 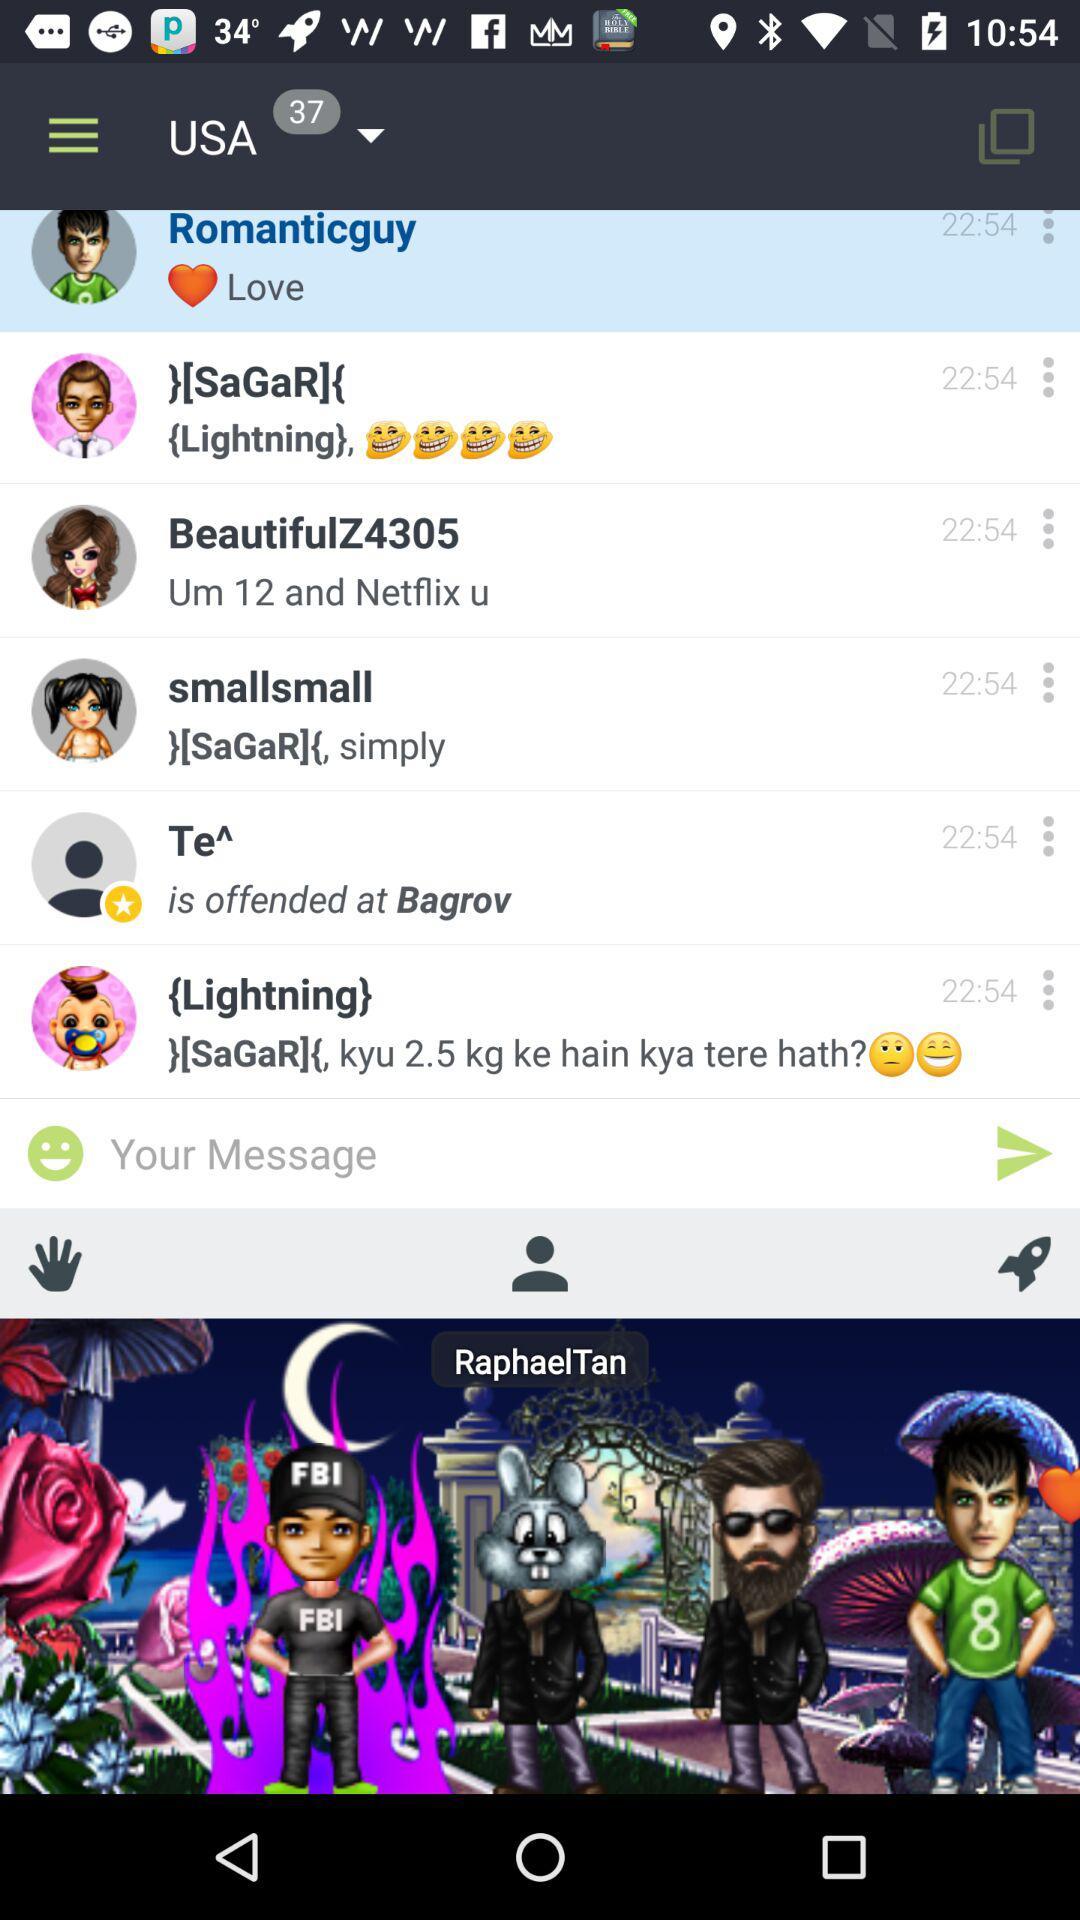 I want to click on the send icon, so click(x=1024, y=1153).